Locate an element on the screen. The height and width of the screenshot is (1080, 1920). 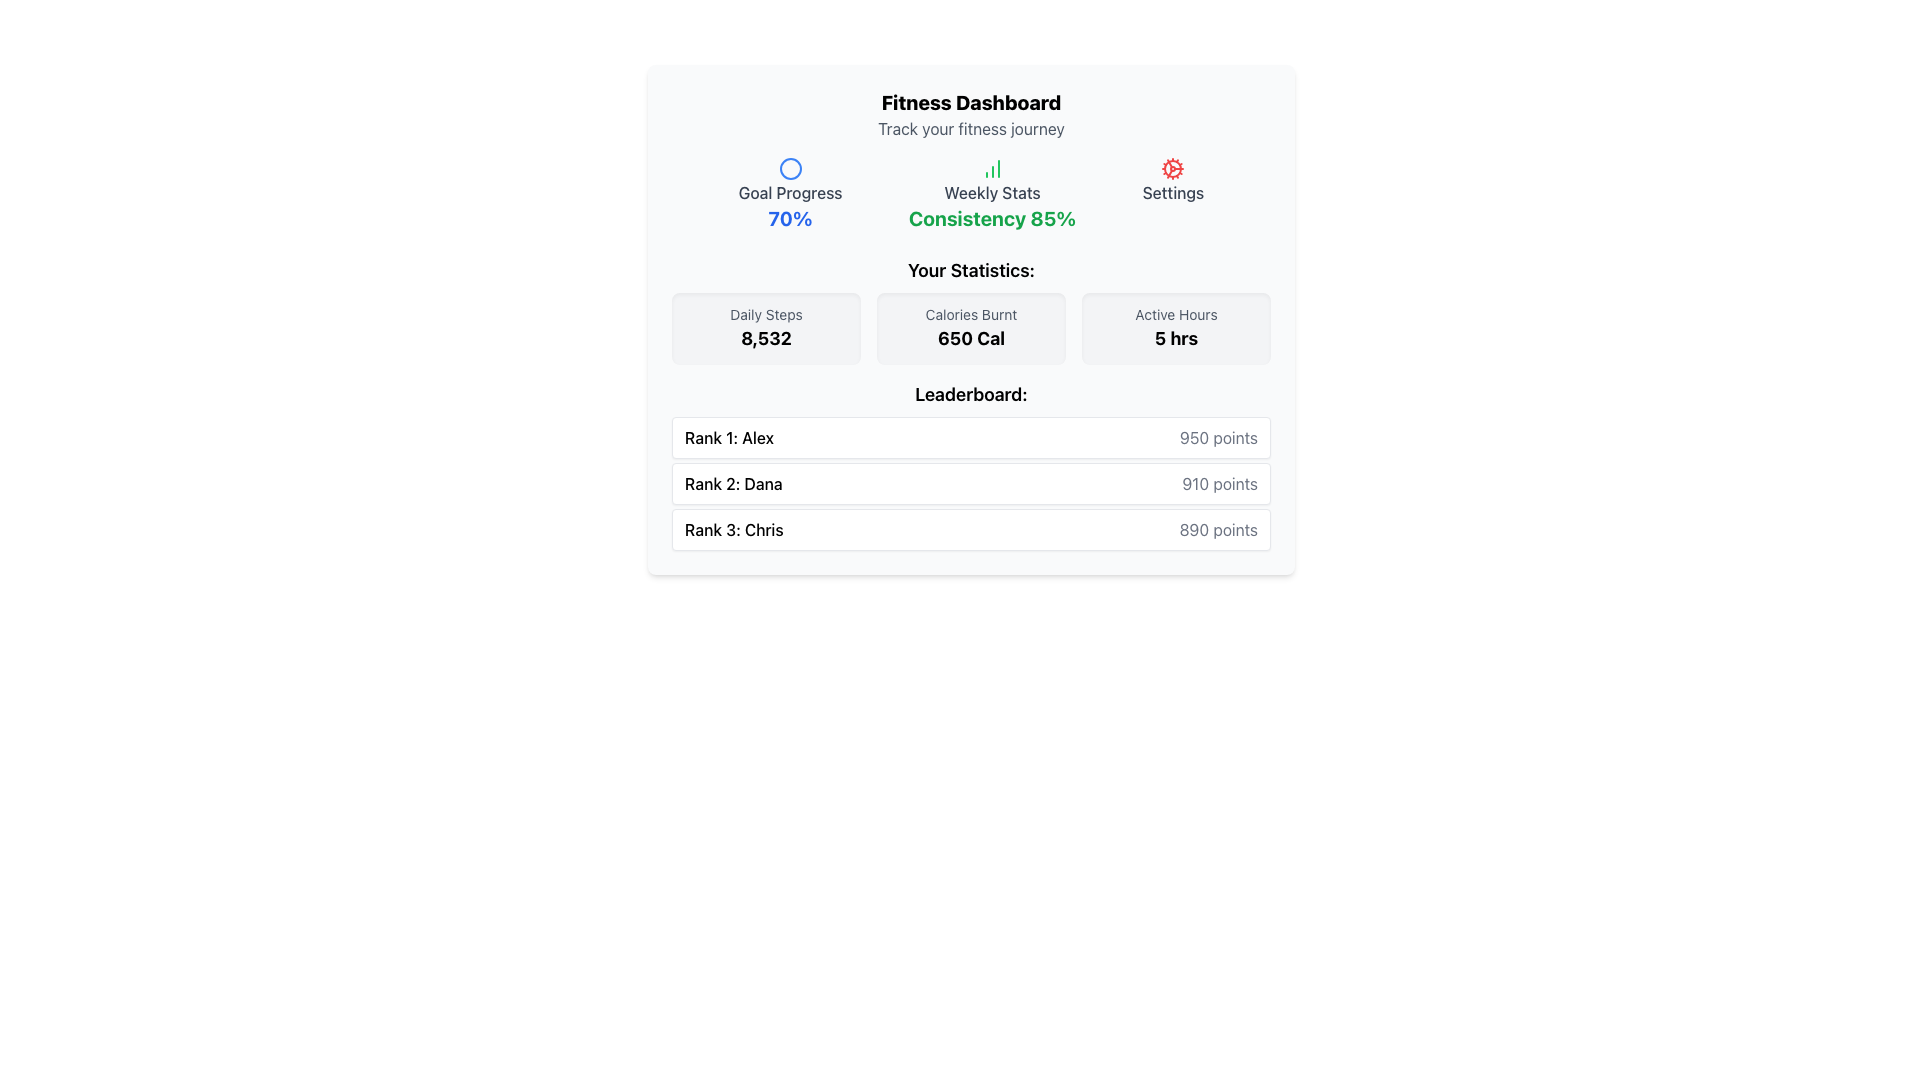
the 'Settings' label, which is styled with a medium gray font and positioned below a red gear icon in the Fitness Dashboard section is located at coordinates (1173, 195).